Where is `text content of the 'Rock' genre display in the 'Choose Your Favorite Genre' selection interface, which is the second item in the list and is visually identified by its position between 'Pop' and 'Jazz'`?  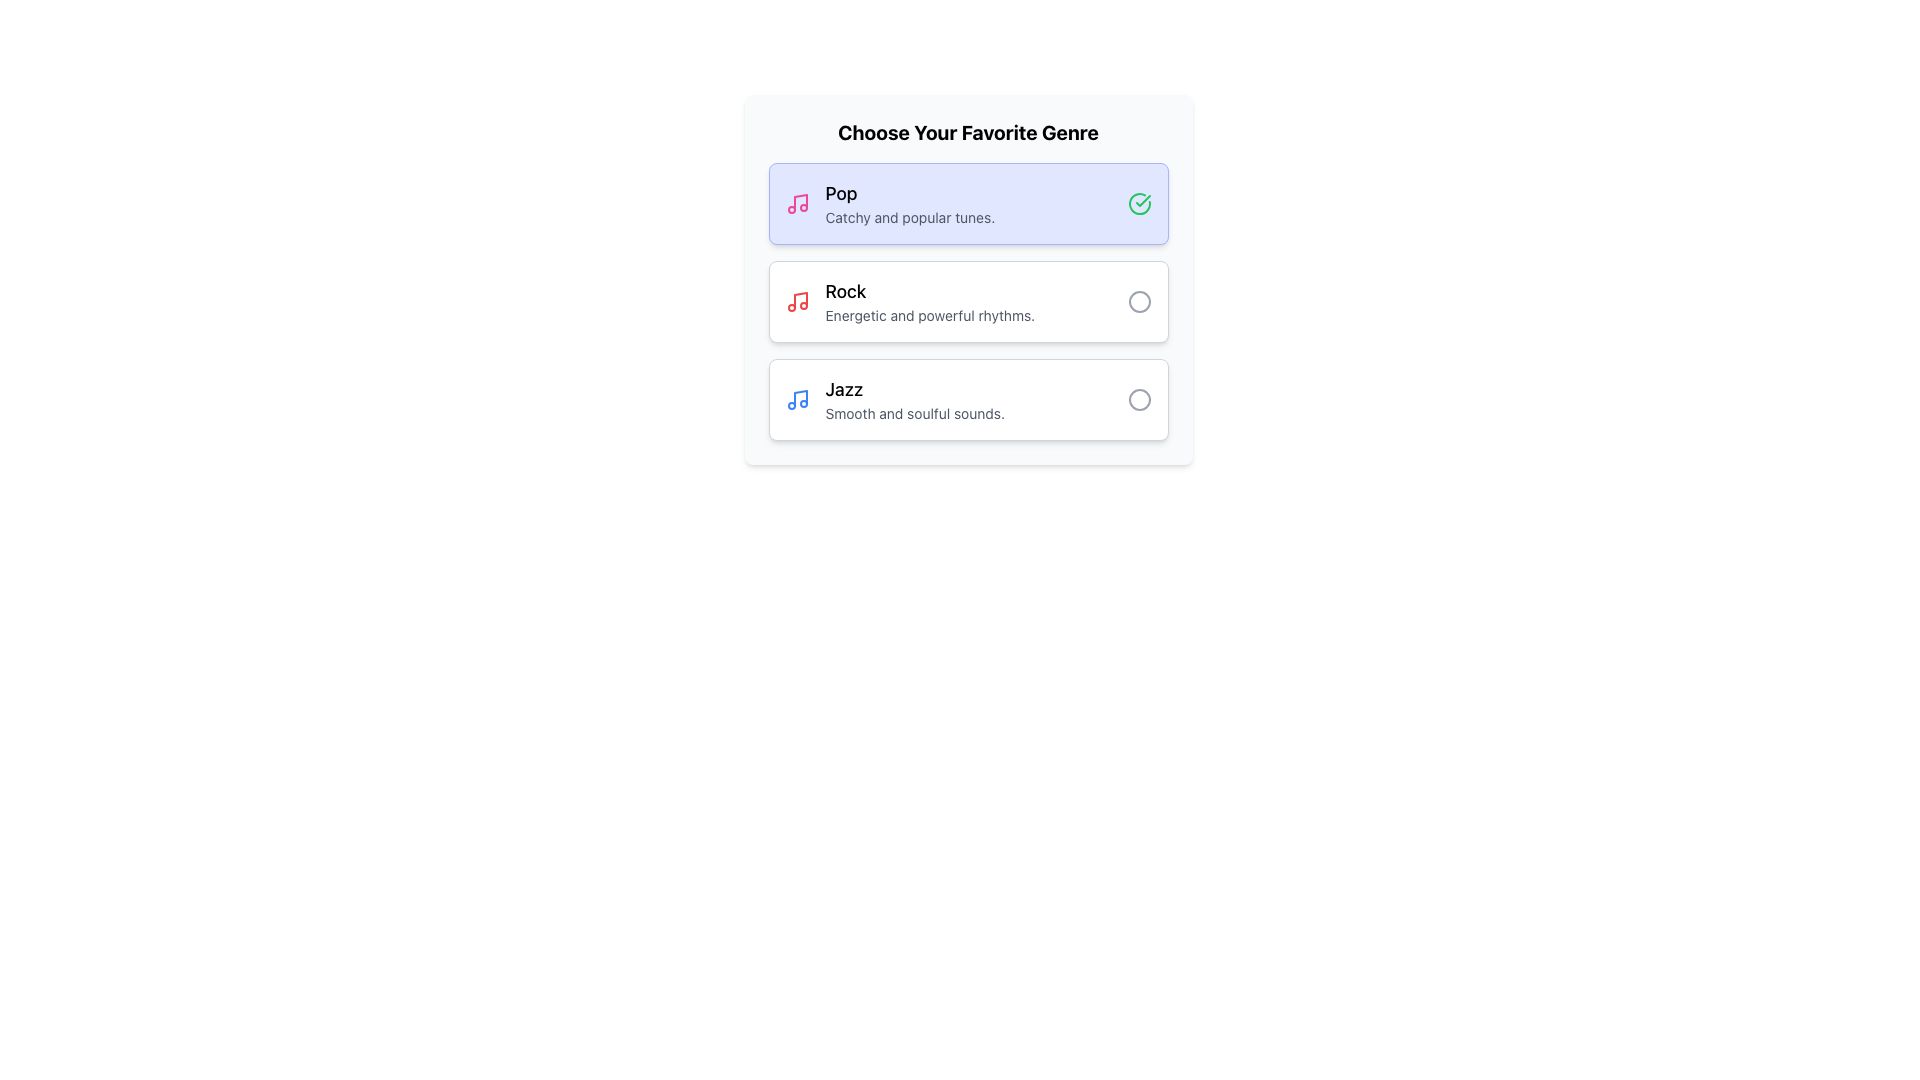 text content of the 'Rock' genre display in the 'Choose Your Favorite Genre' selection interface, which is the second item in the list and is visually identified by its position between 'Pop' and 'Jazz' is located at coordinates (976, 301).